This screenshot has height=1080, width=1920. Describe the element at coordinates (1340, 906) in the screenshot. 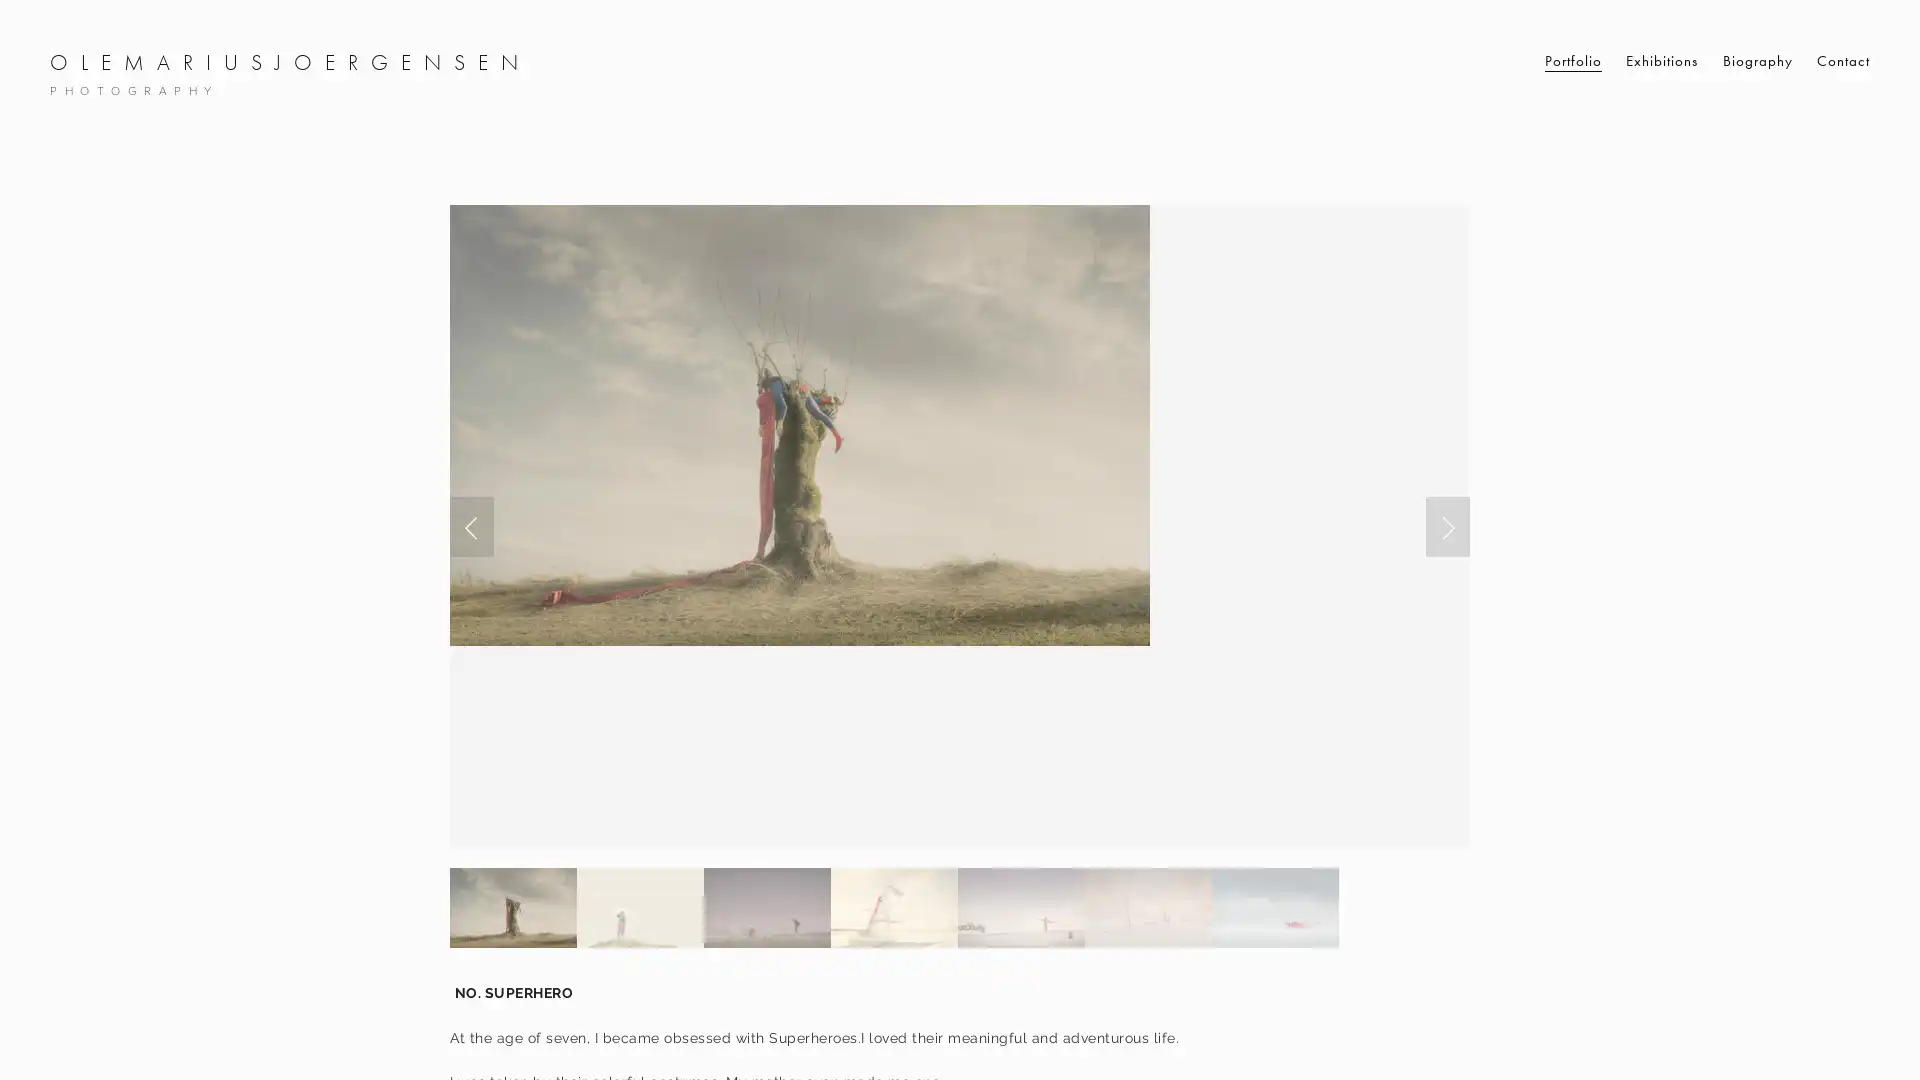

I see `Slide 7` at that location.